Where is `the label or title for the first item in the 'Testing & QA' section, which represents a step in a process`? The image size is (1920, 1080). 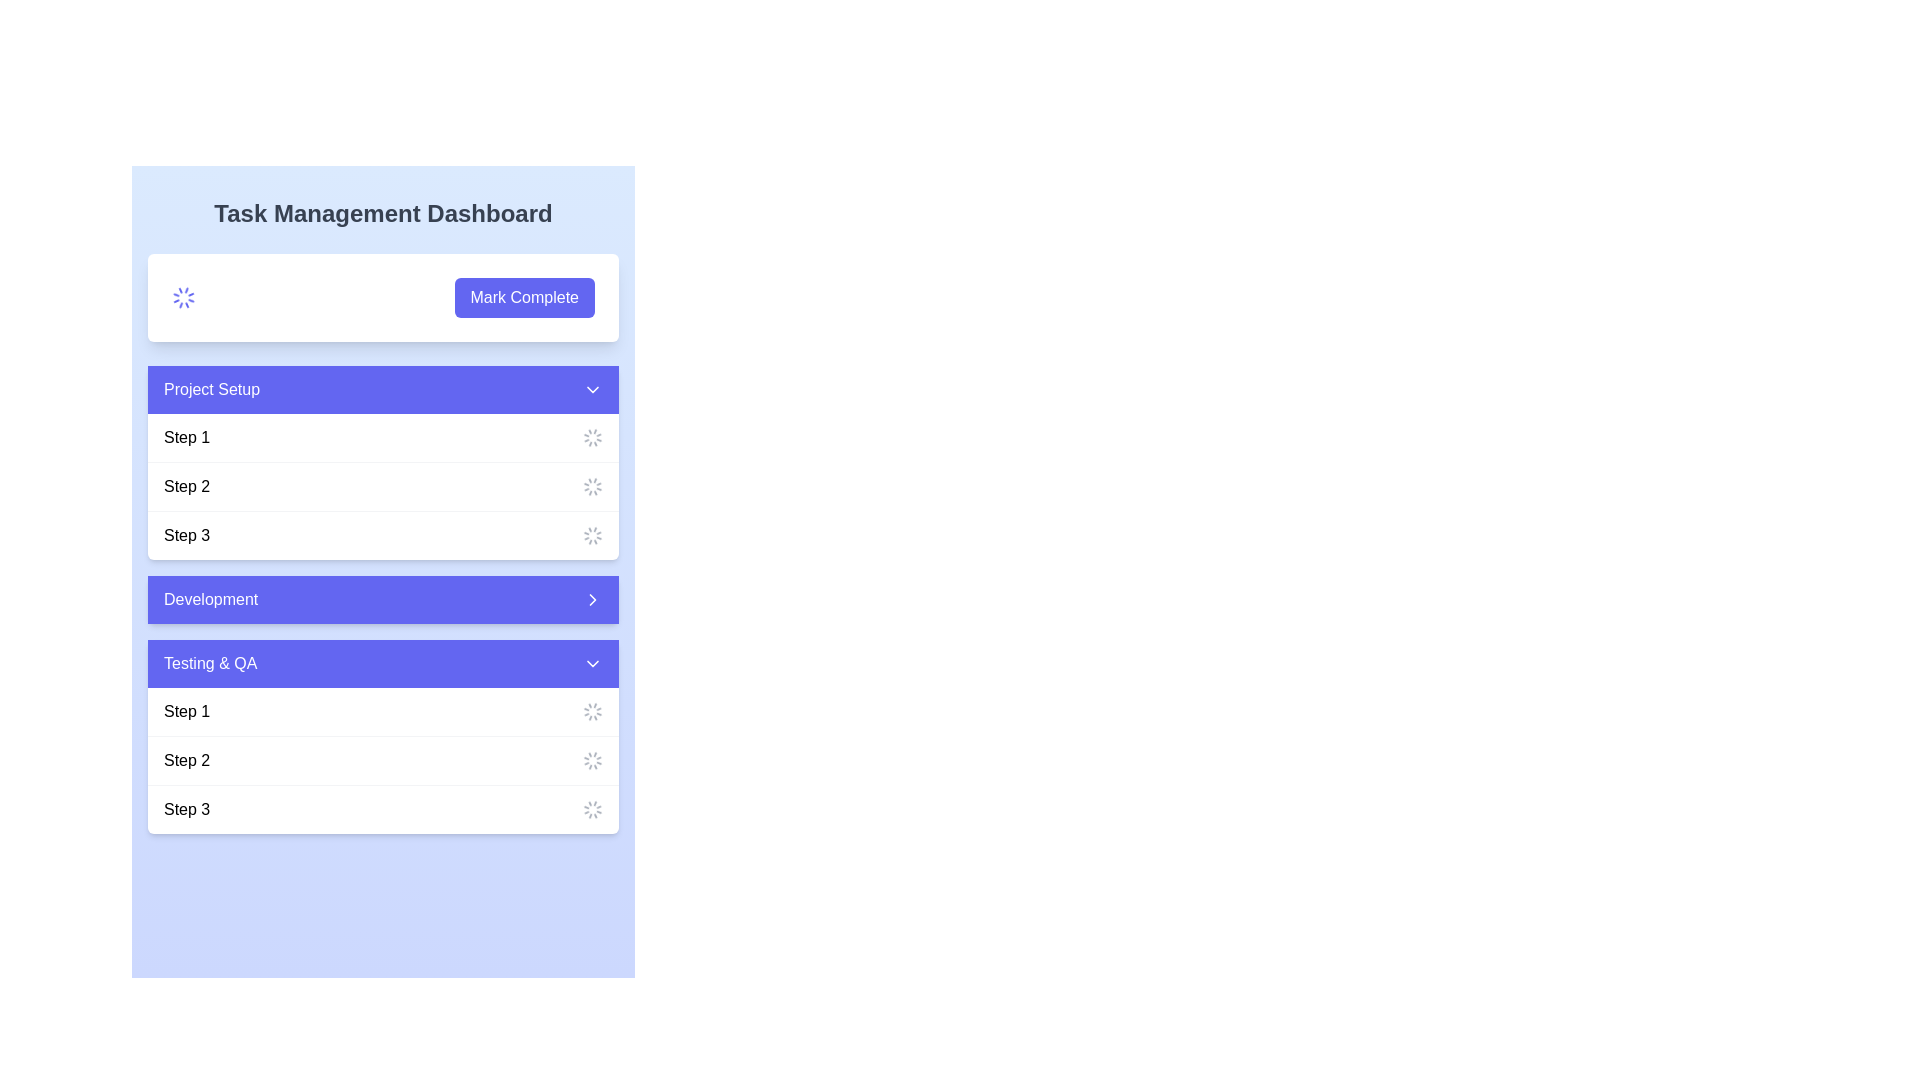 the label or title for the first item in the 'Testing & QA' section, which represents a step in a process is located at coordinates (187, 711).